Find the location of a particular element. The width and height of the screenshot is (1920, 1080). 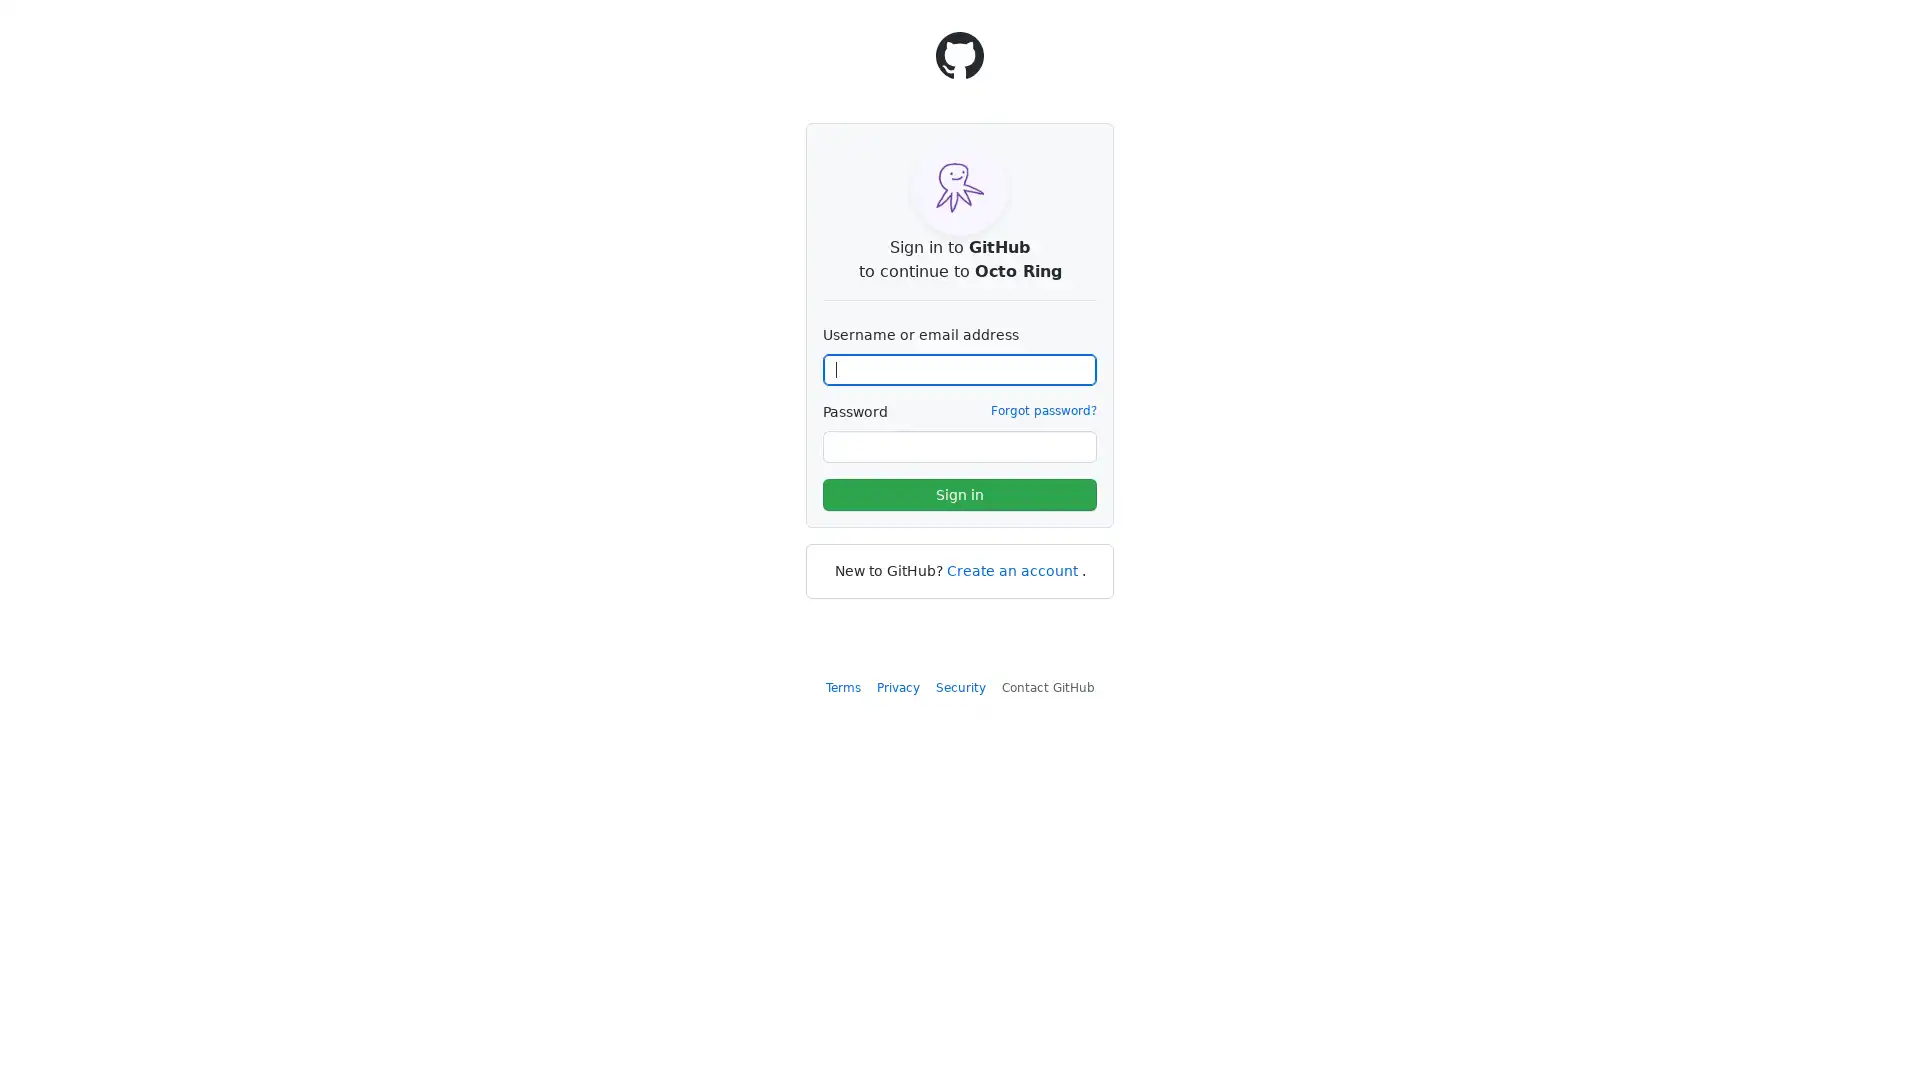

Sign in is located at coordinates (960, 494).